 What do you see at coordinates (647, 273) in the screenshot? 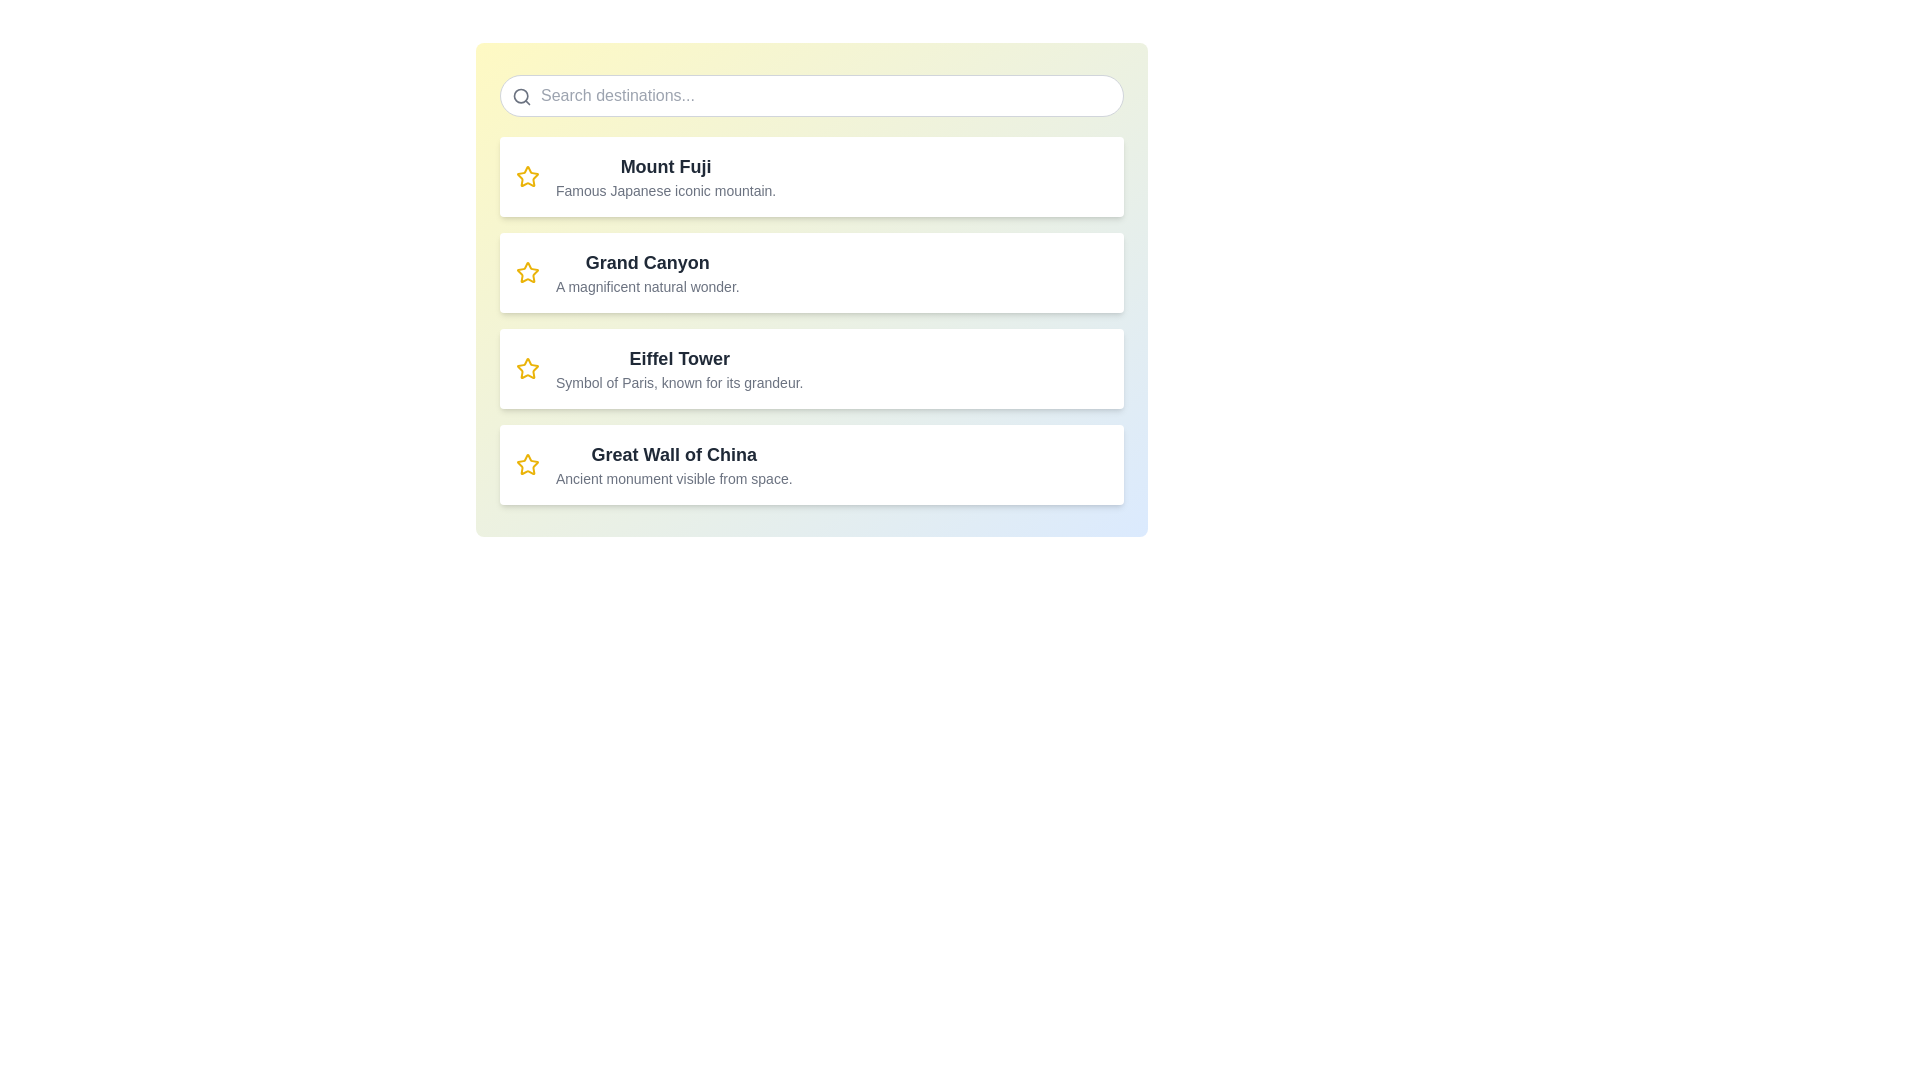
I see `the text block titled 'Grand Canyon' which features a subtitle describing it as 'A magnificent natural wonder.'` at bounding box center [647, 273].